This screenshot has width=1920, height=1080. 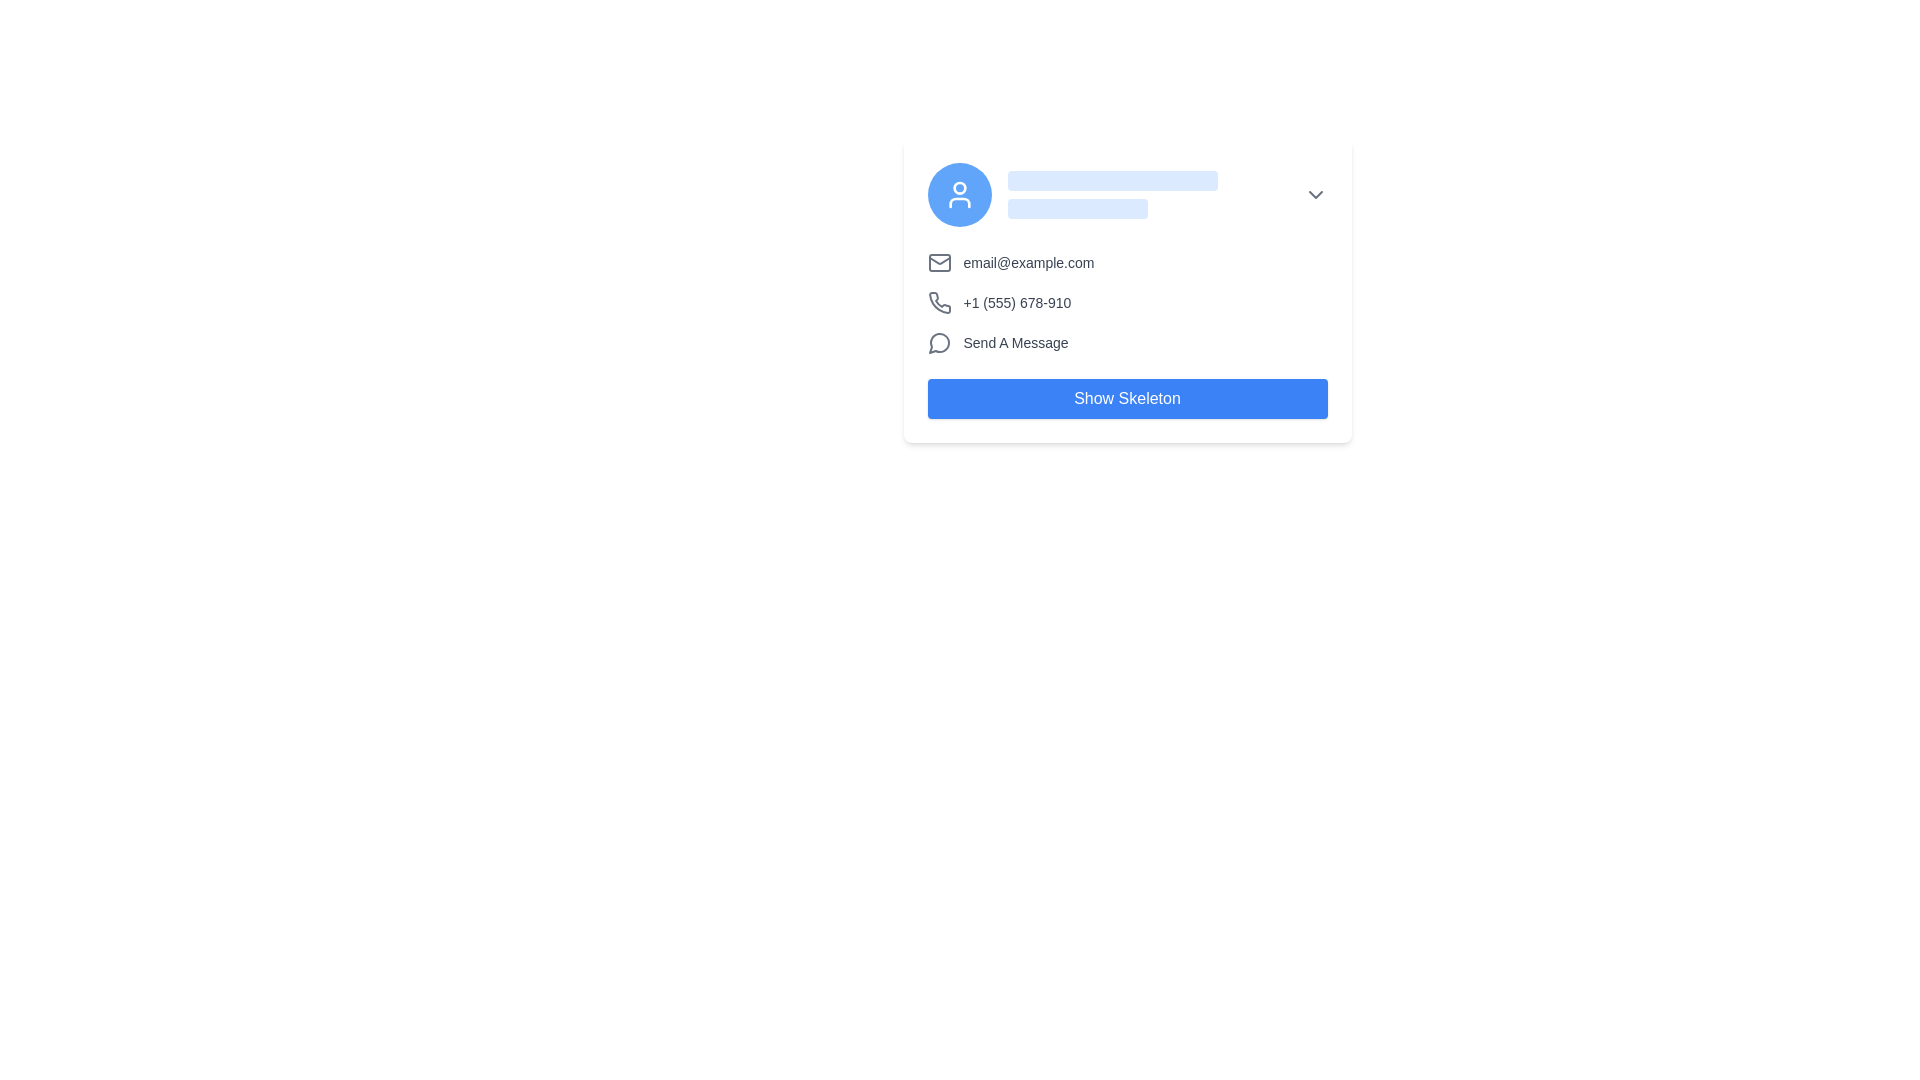 I want to click on the phone icon, which is a simple line drawing of a handset in gray color, located to the left of the phone number '+1 (555) 678-910' in the contact information section of the contact card, so click(x=938, y=303).